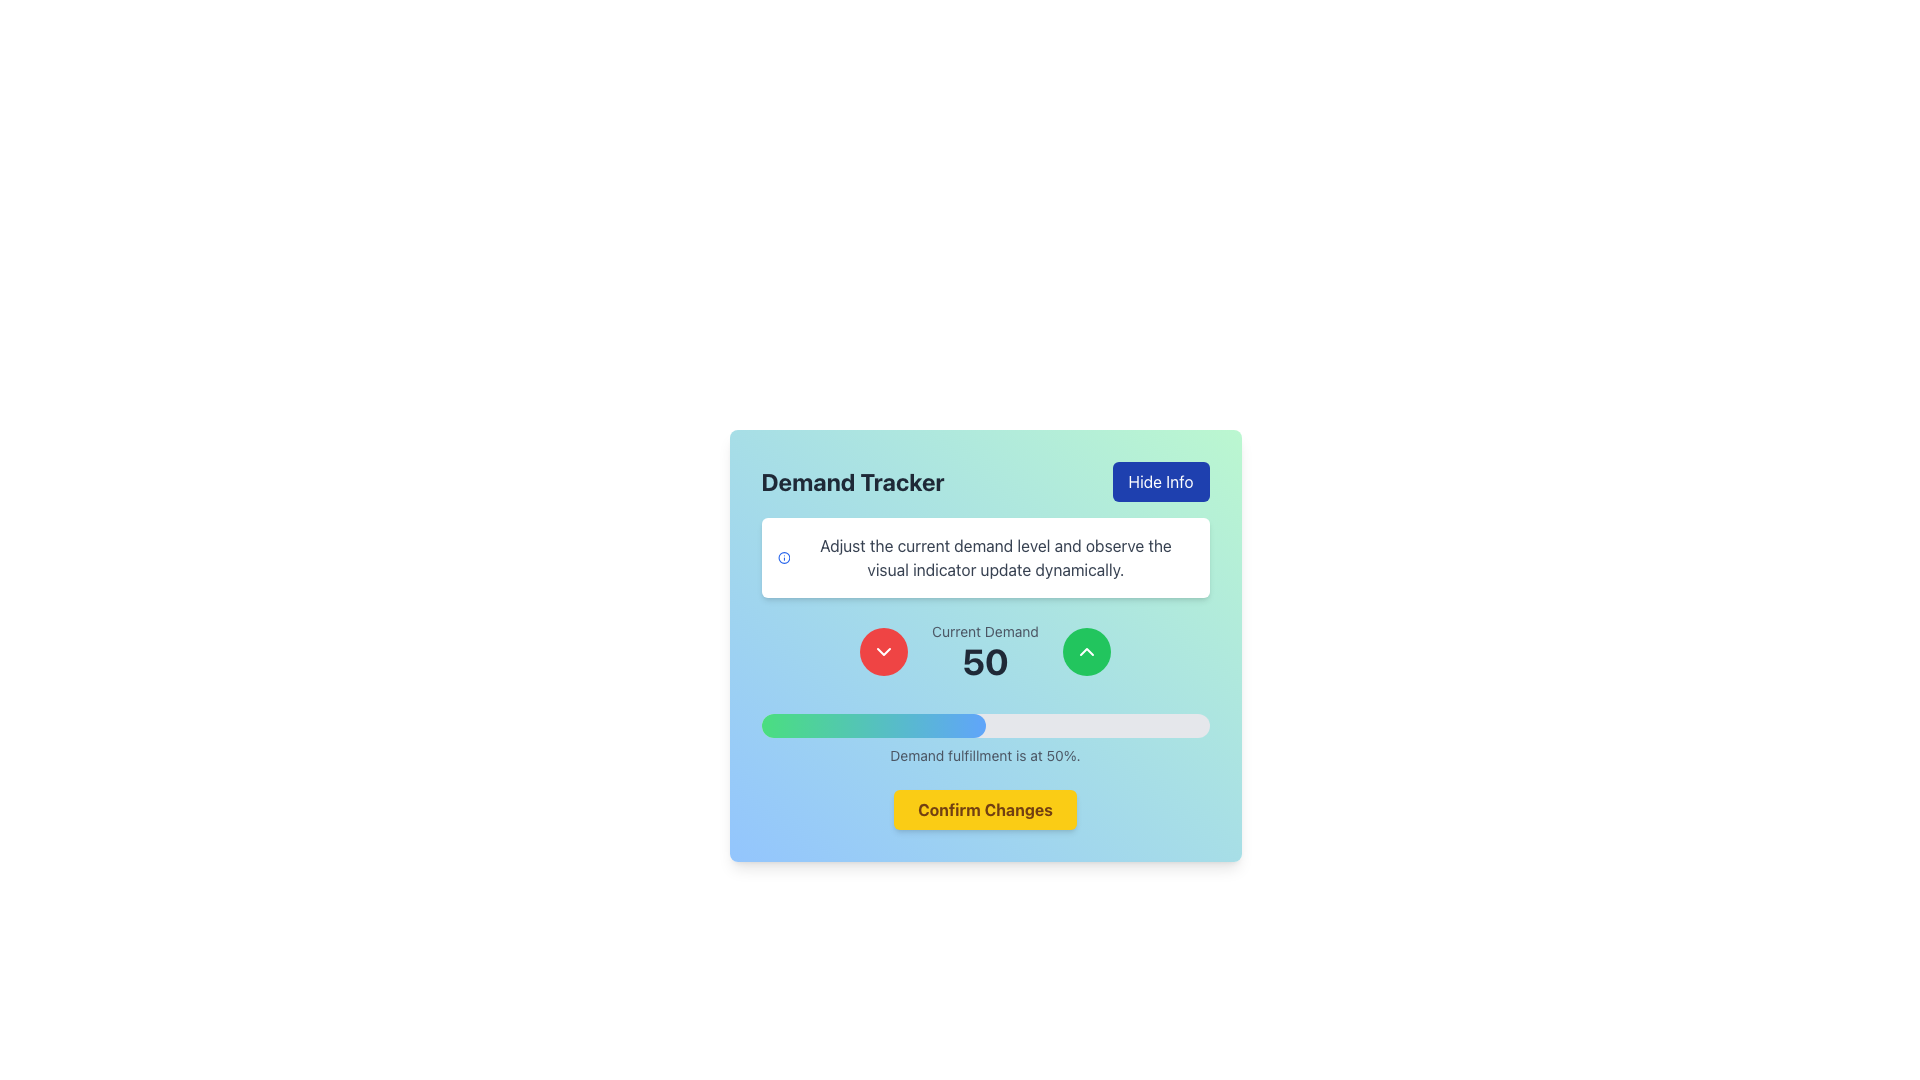 The image size is (1920, 1080). What do you see at coordinates (985, 740) in the screenshot?
I see `the horizontal progress bar with a gradient fill representing 50% progress, located above the text label 'Demand fulfillment is at 50%.'` at bounding box center [985, 740].